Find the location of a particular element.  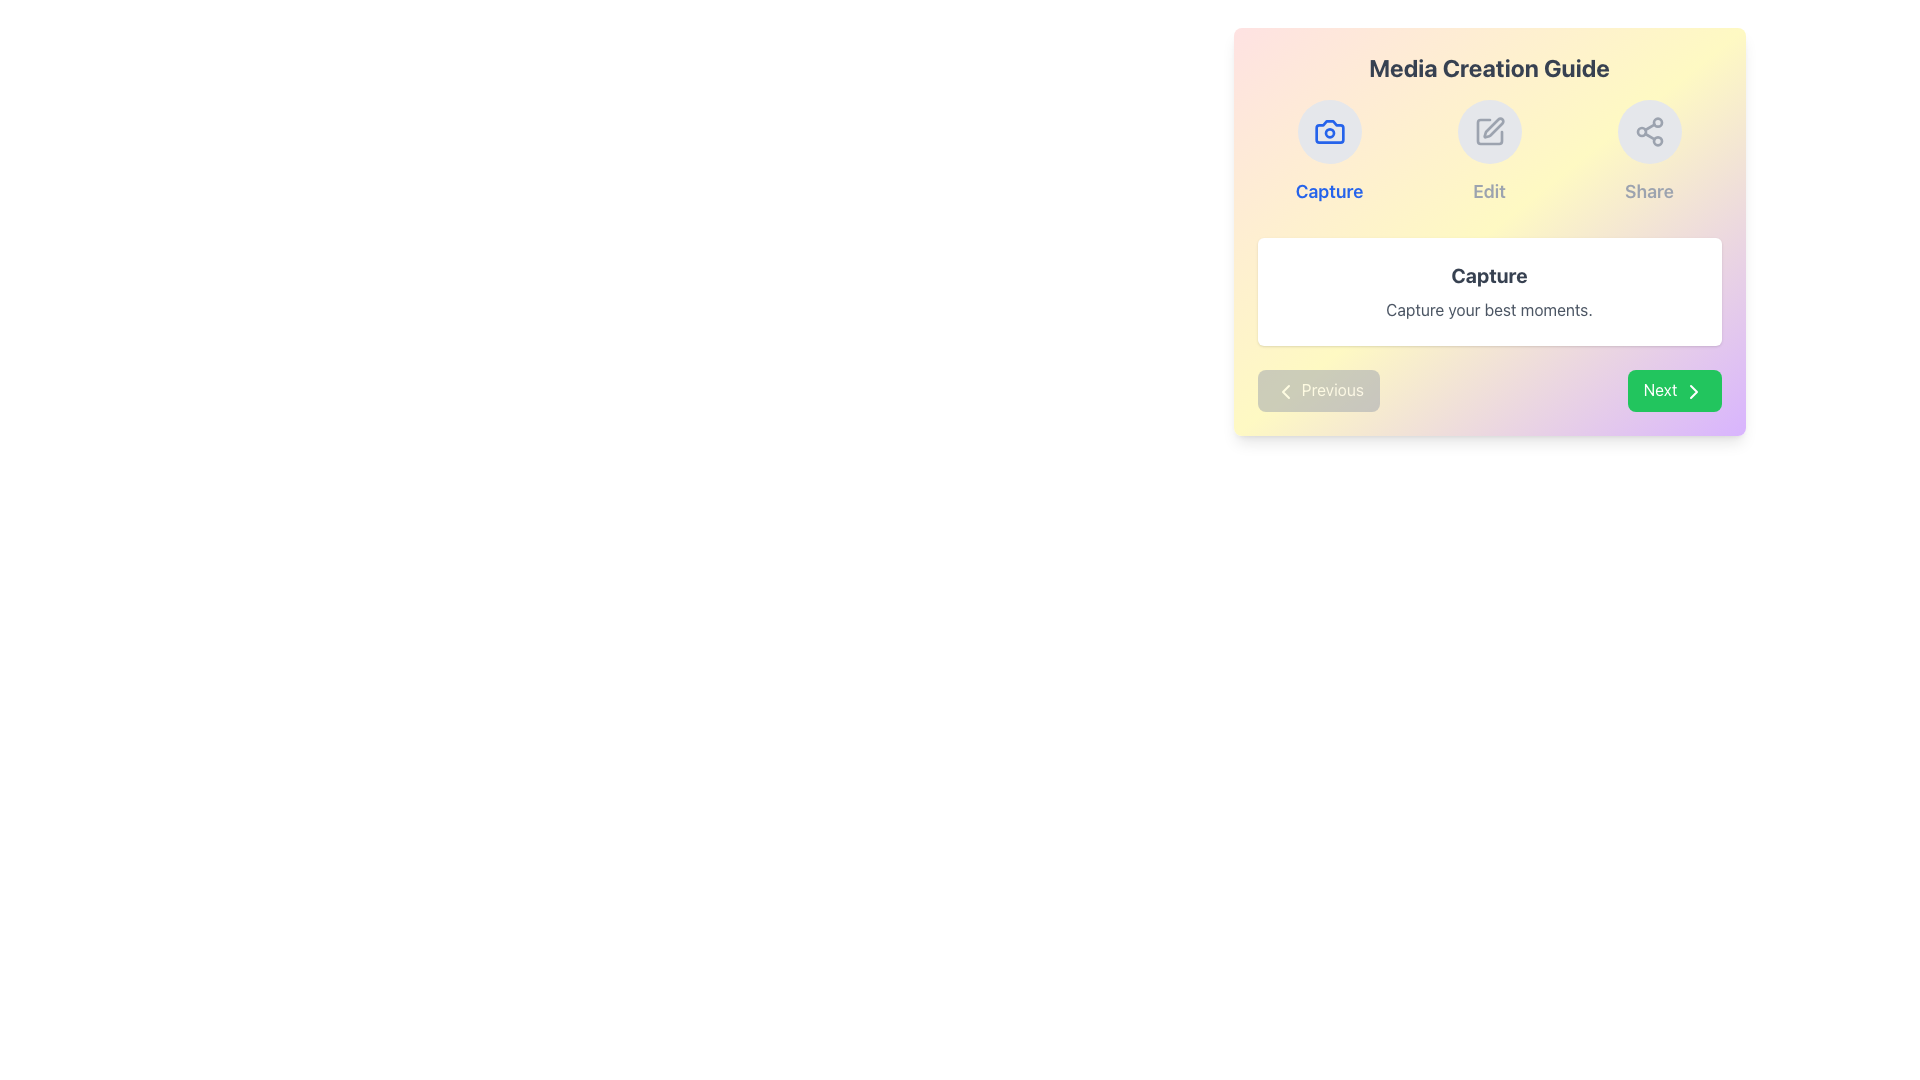

the static text label 'Capture' located directly below the camera icon in the 'Media Creation Guide' card section is located at coordinates (1329, 192).